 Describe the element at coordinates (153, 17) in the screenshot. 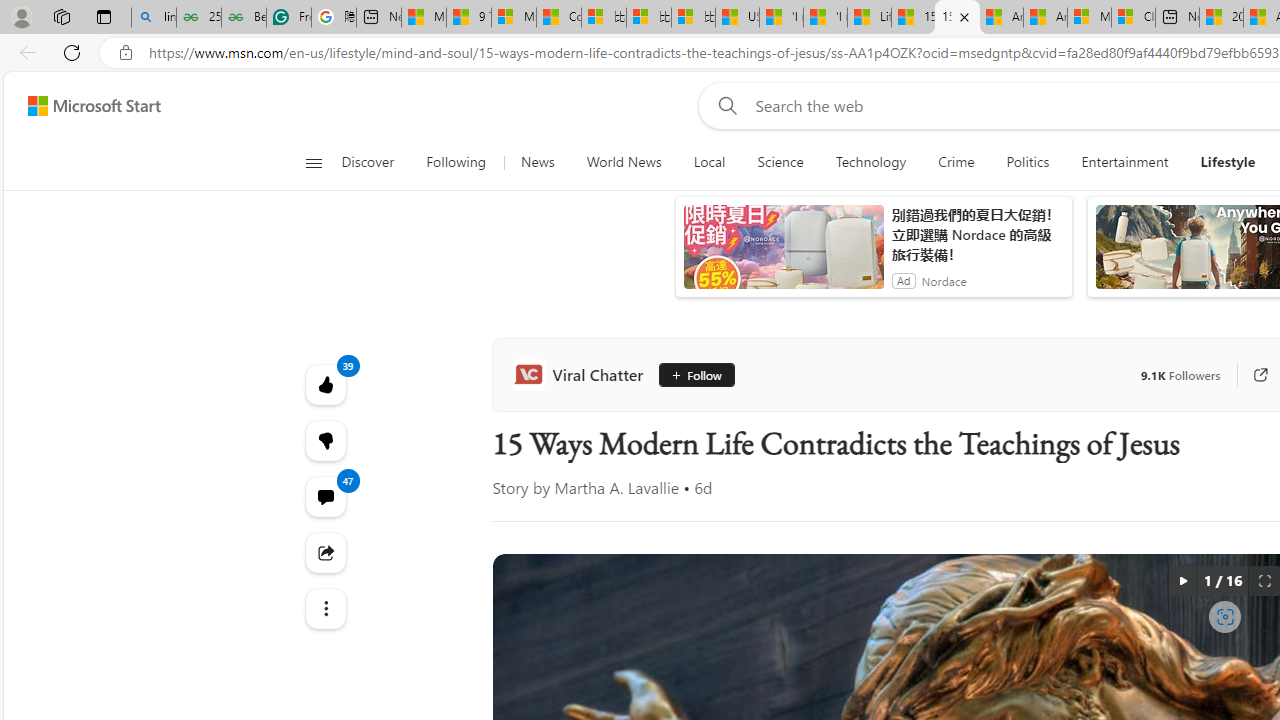

I see `'linux basic - Search'` at that location.